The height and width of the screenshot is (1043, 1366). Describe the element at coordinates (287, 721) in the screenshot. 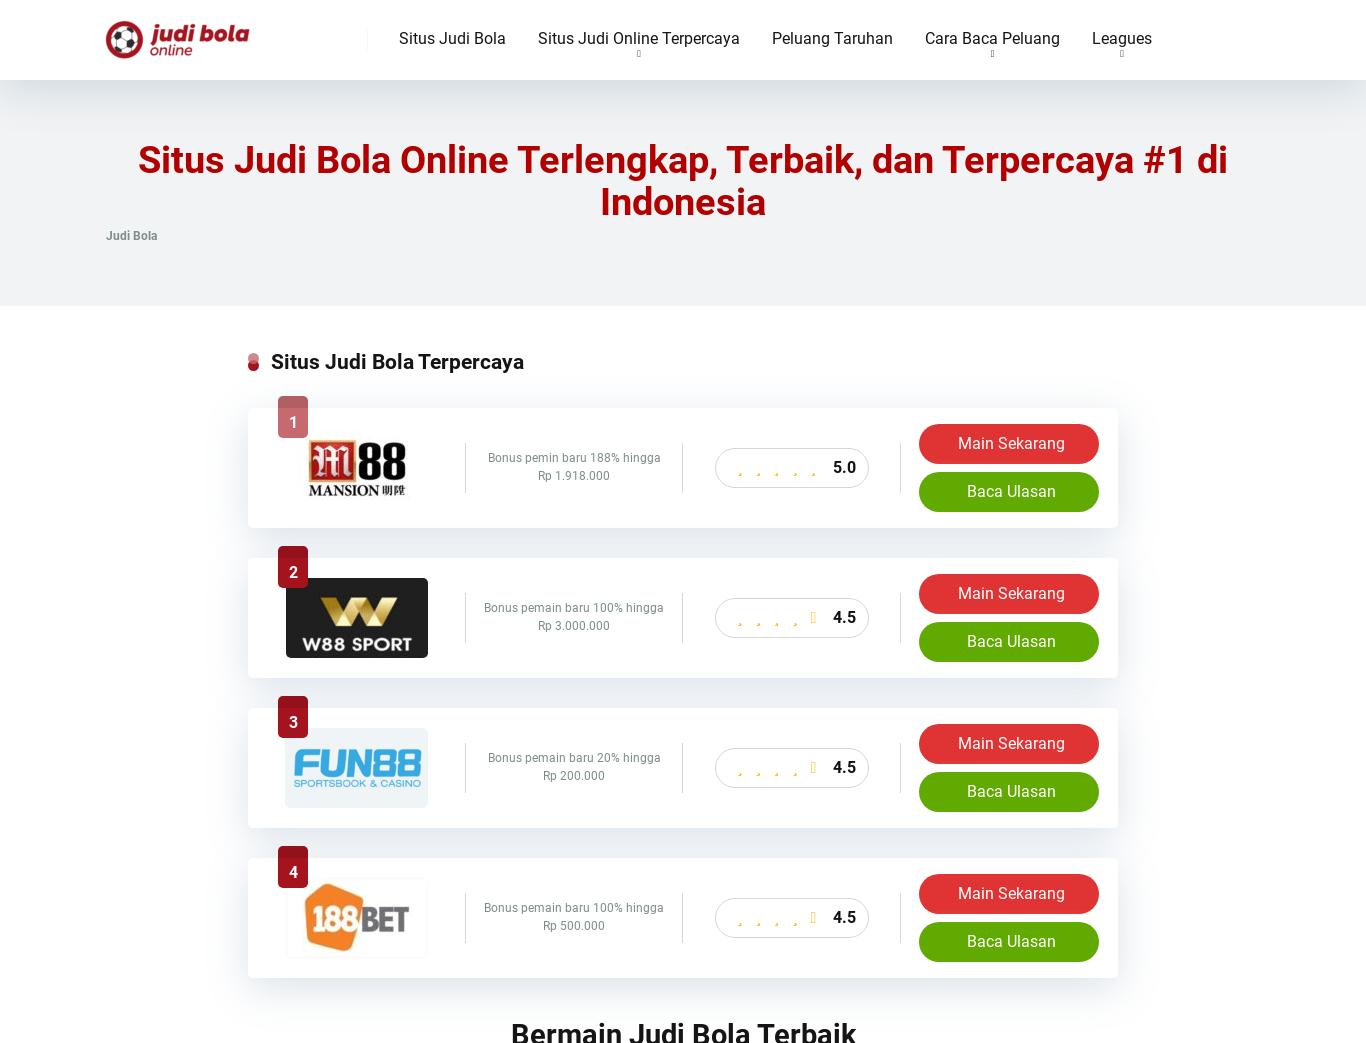

I see `'3'` at that location.